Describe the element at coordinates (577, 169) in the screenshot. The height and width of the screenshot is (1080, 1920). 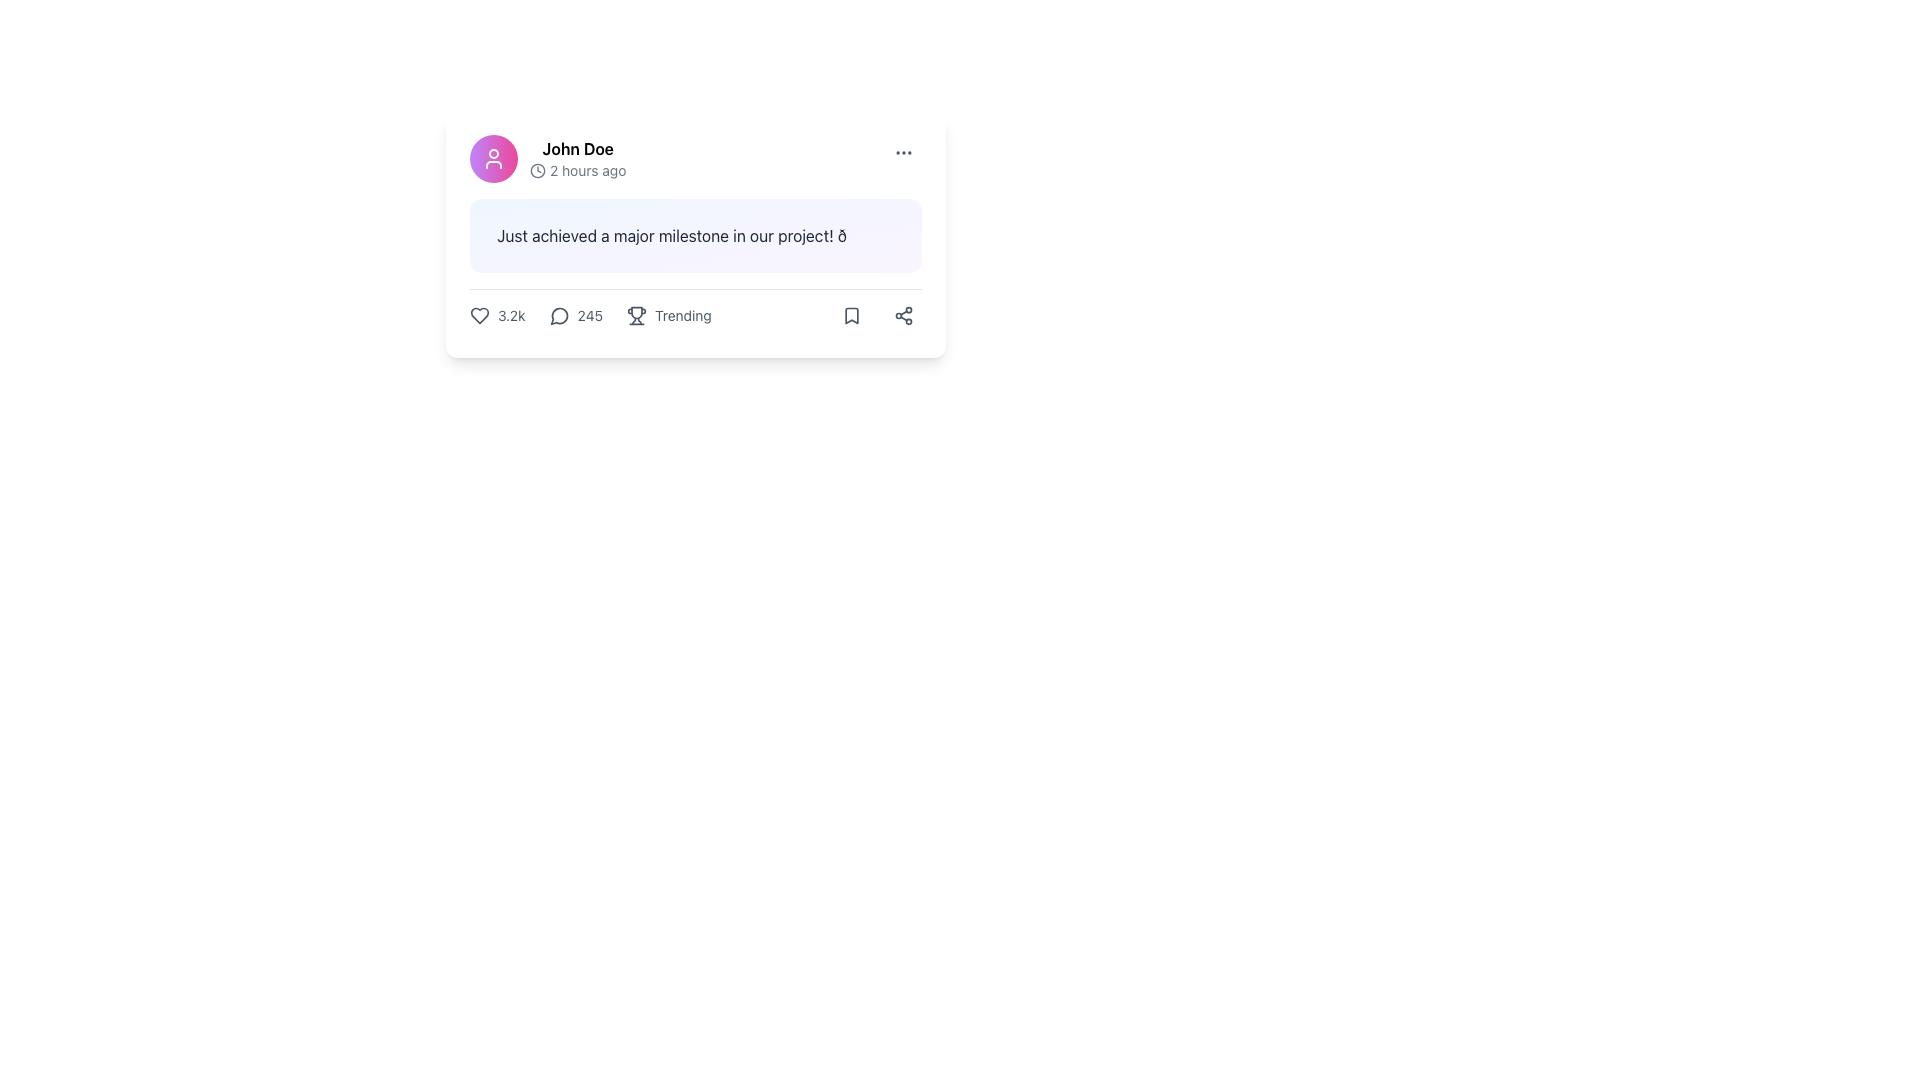
I see `the timestamp display element that shows '2 hours ago' with a clock icon, located in the post header area to the right of 'John Doe'` at that location.